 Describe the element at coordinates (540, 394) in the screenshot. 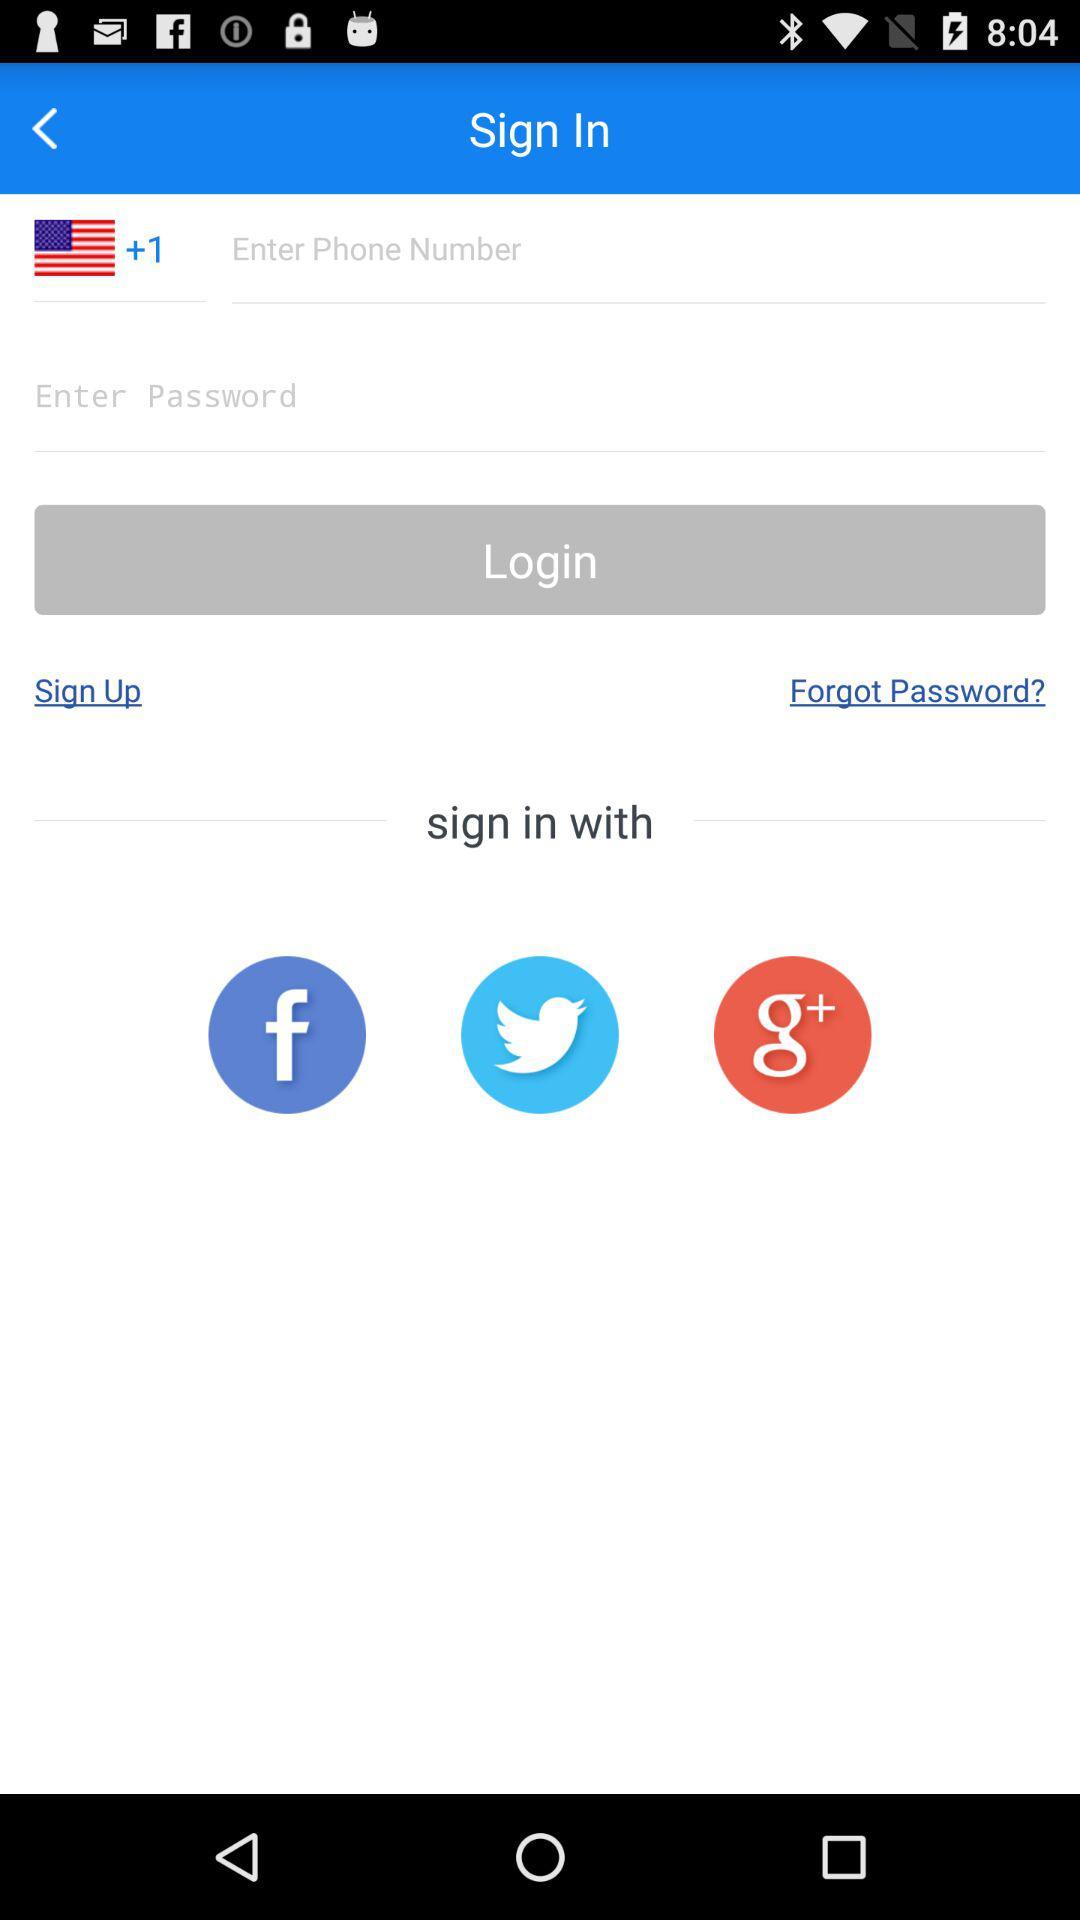

I see `the password` at that location.